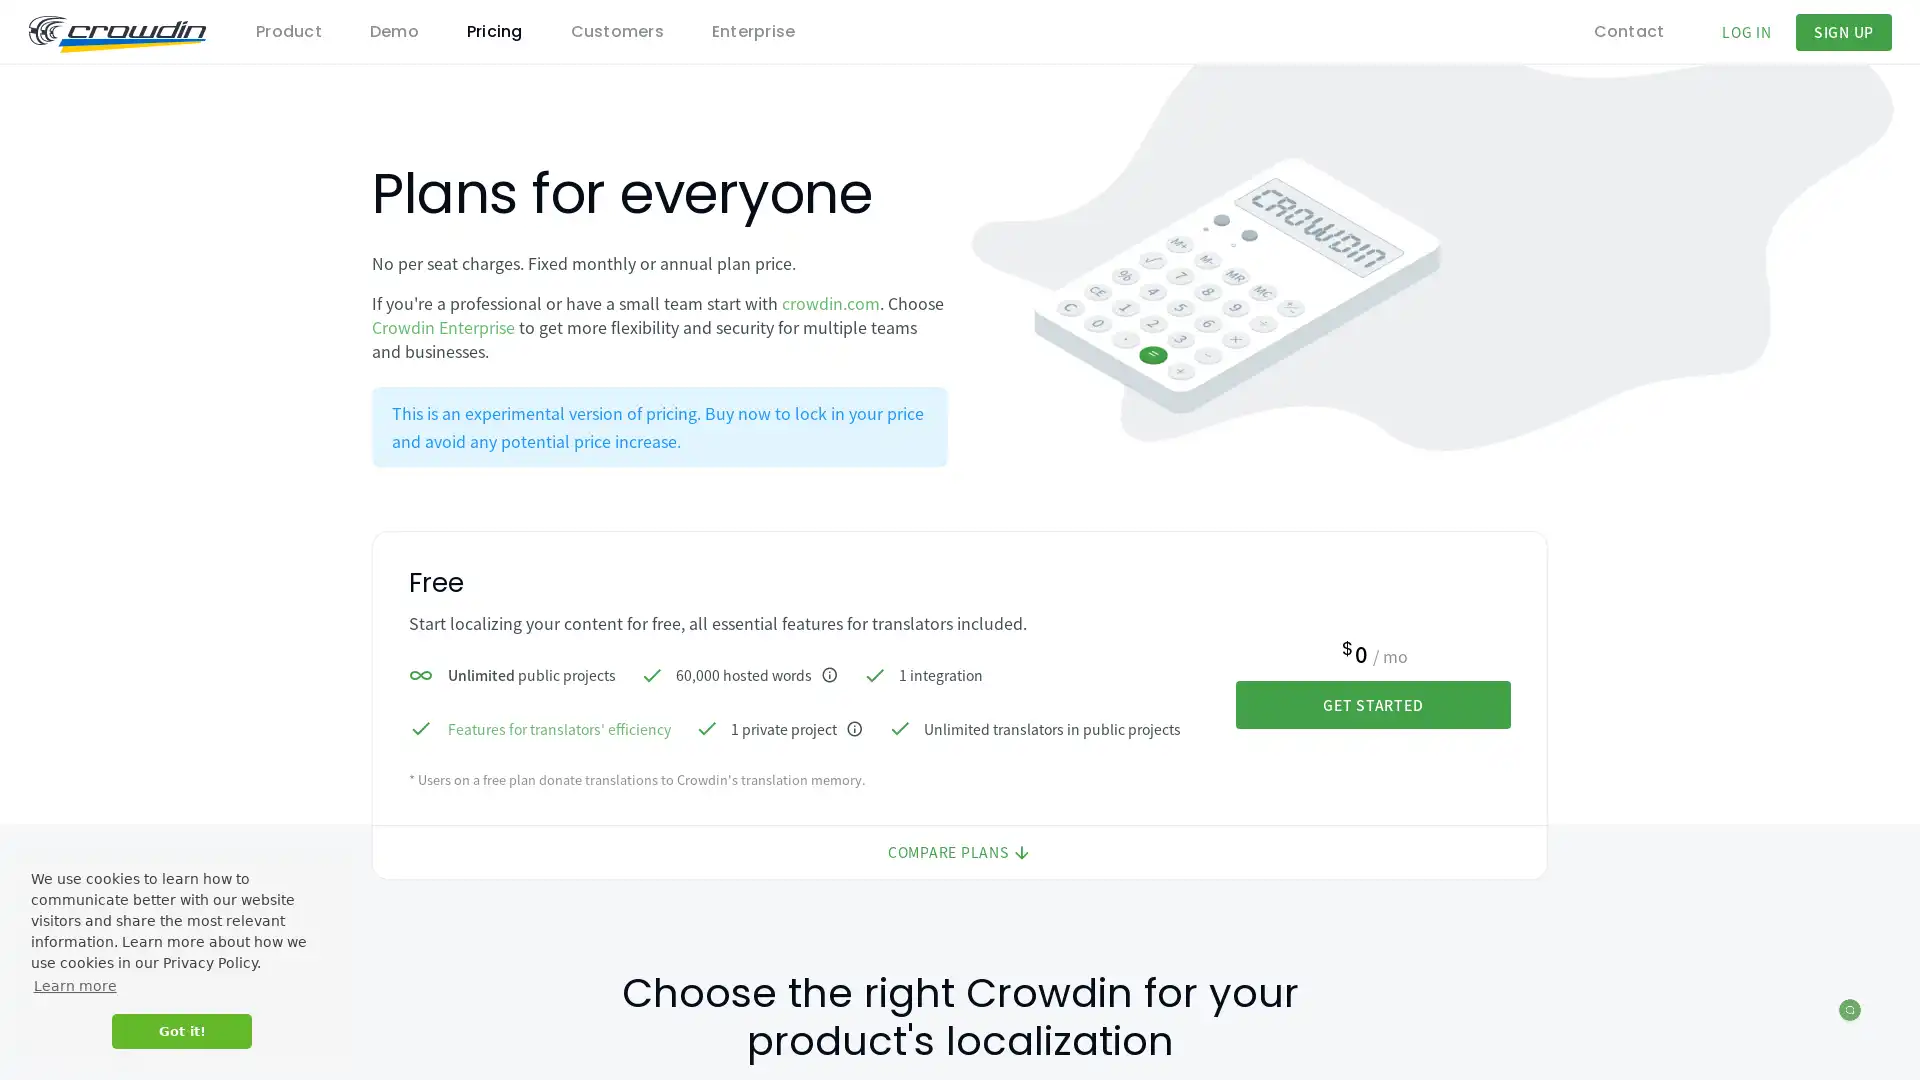 The height and width of the screenshot is (1080, 1920). What do you see at coordinates (182, 1031) in the screenshot?
I see `dismiss cookie message` at bounding box center [182, 1031].